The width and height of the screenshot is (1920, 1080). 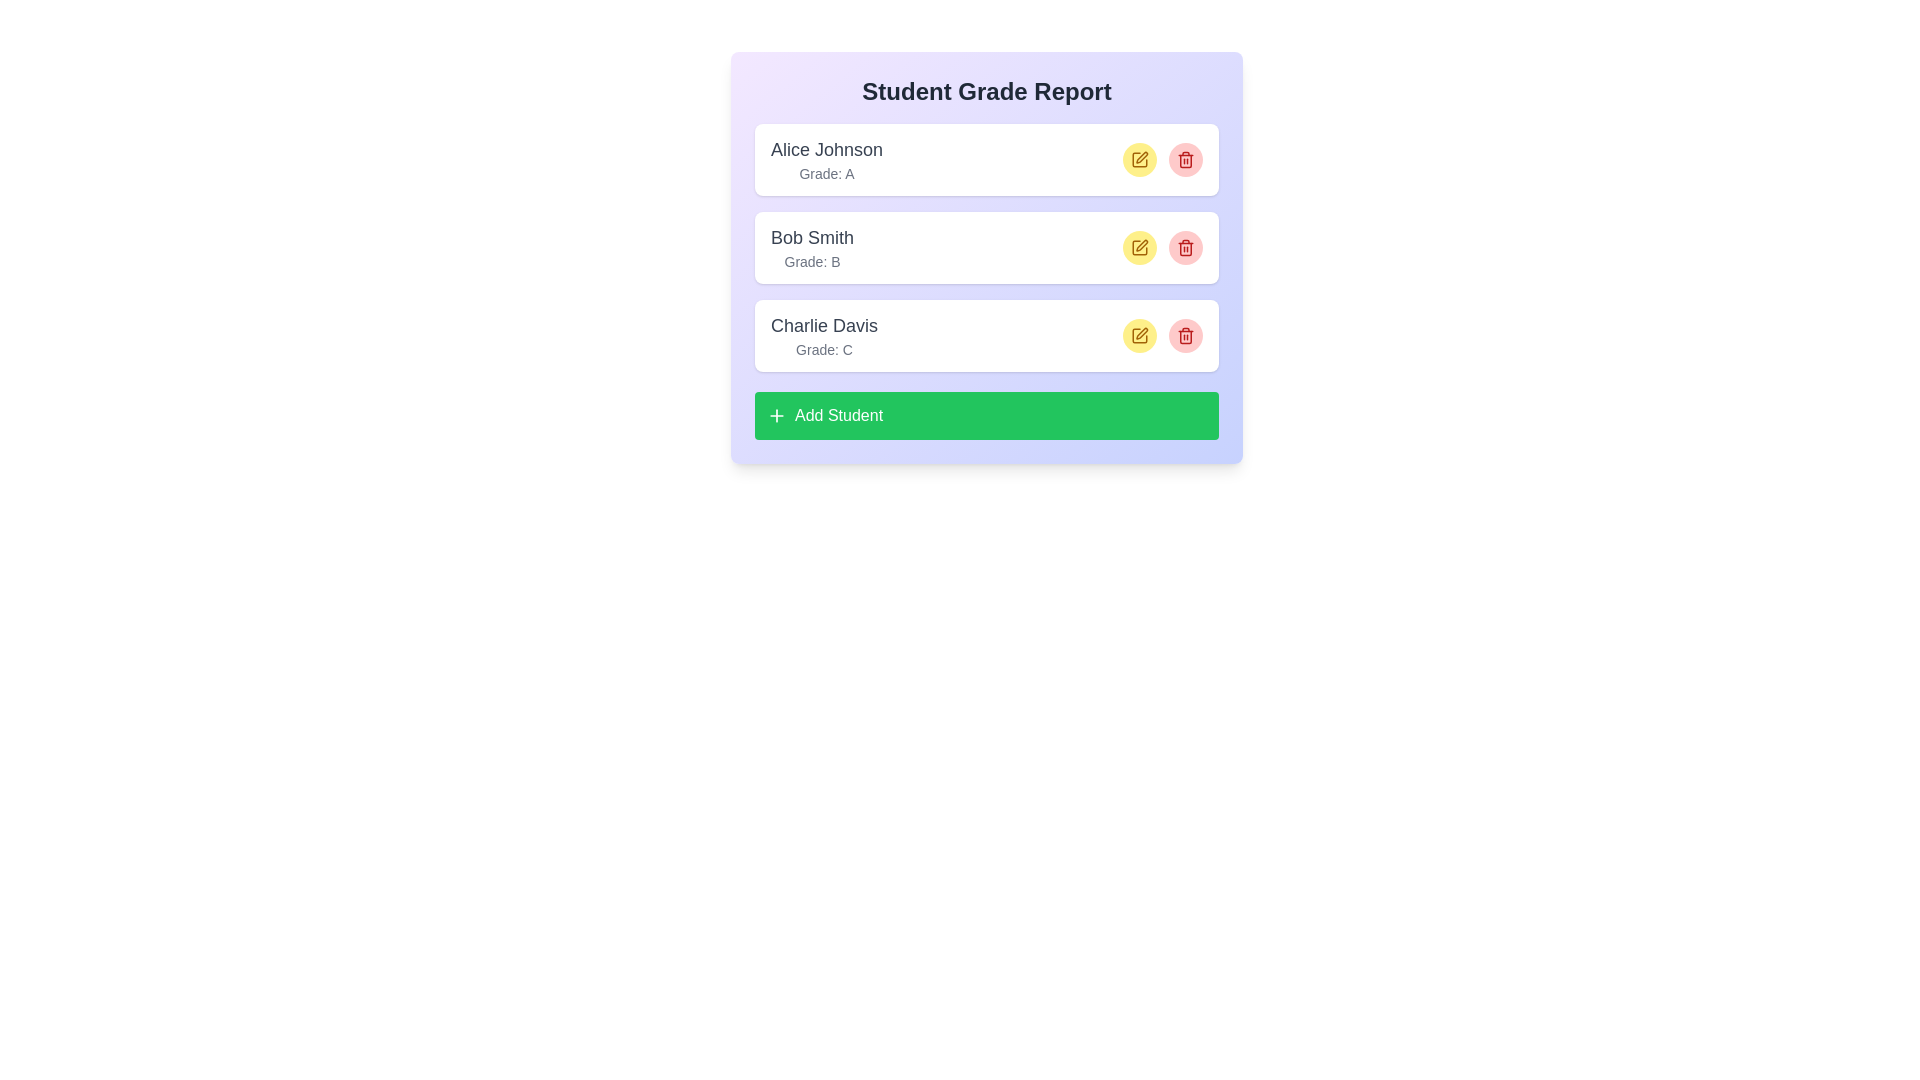 What do you see at coordinates (1140, 334) in the screenshot?
I see `edit button for the student identified by Charlie Davis` at bounding box center [1140, 334].